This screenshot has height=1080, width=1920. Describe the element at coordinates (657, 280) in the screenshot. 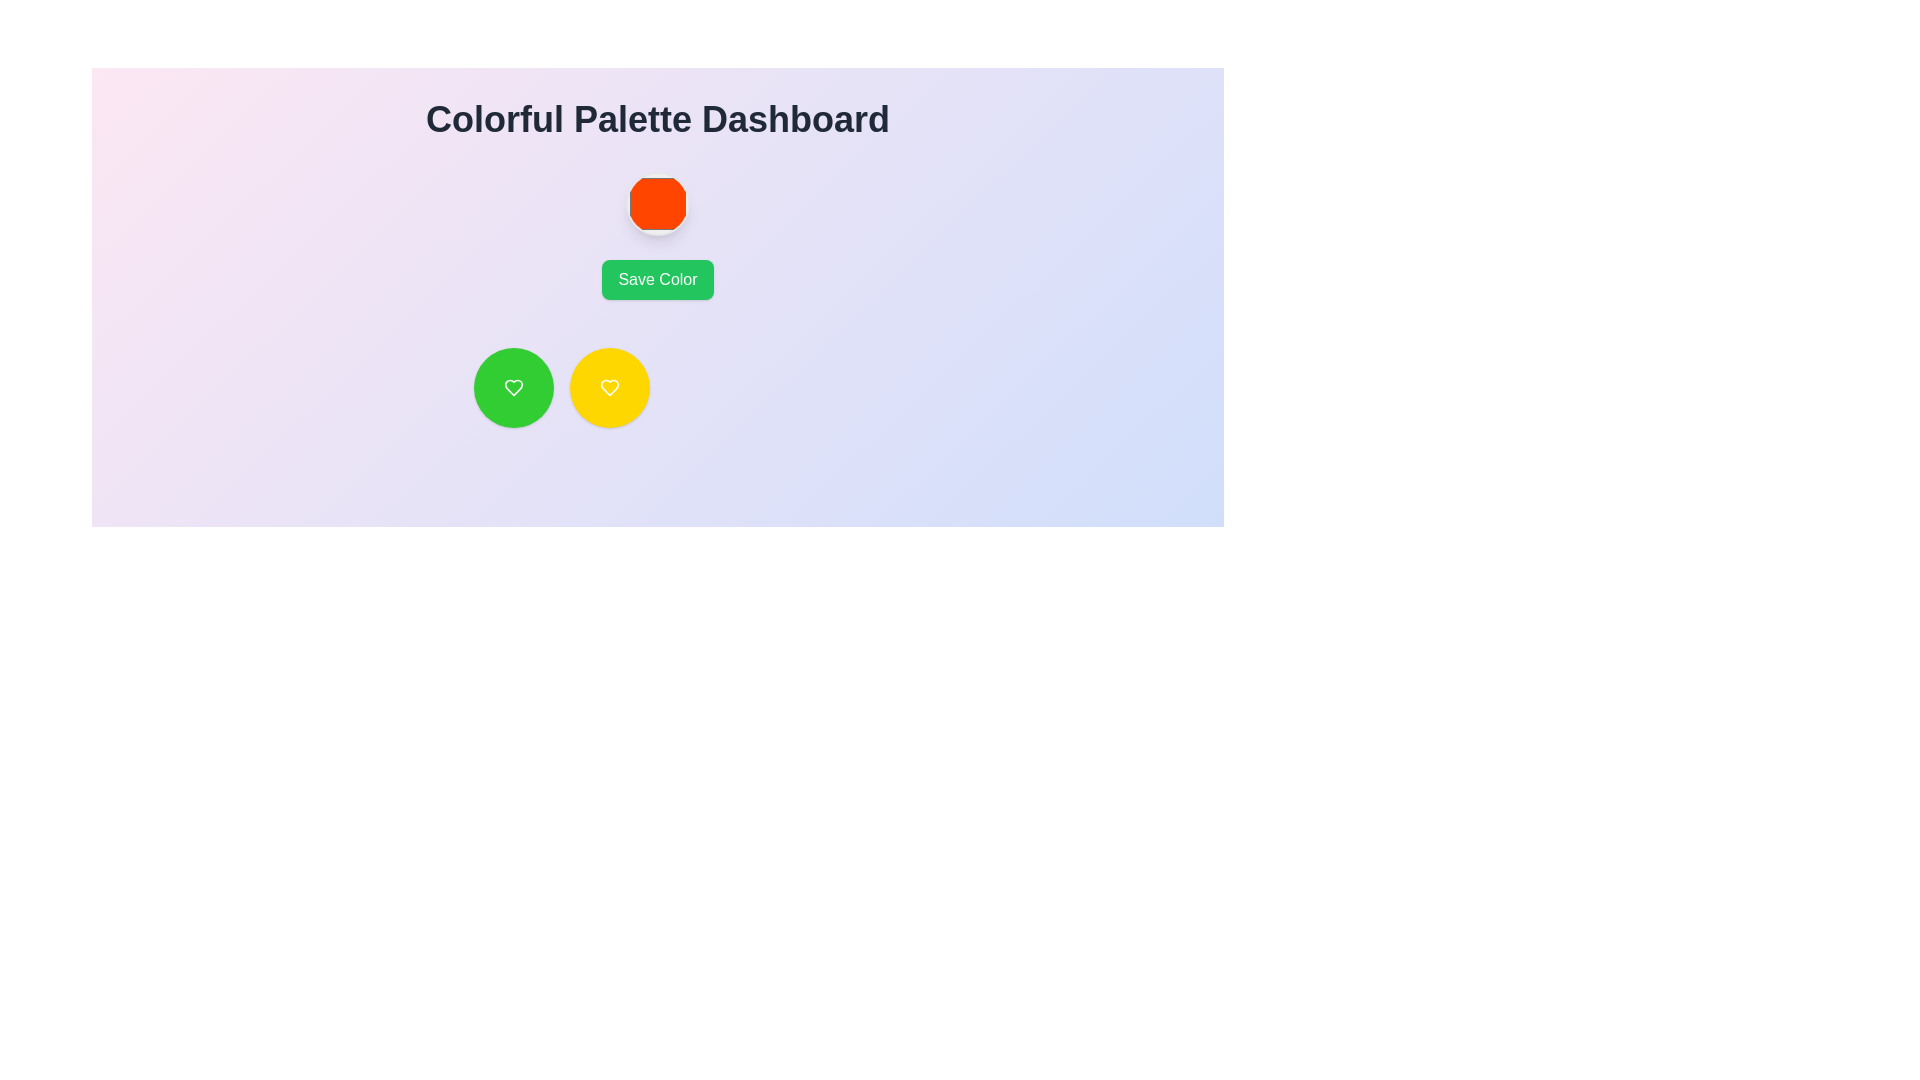

I see `the 'Save Color' button, which is a rectangular button with a green background and white text` at that location.